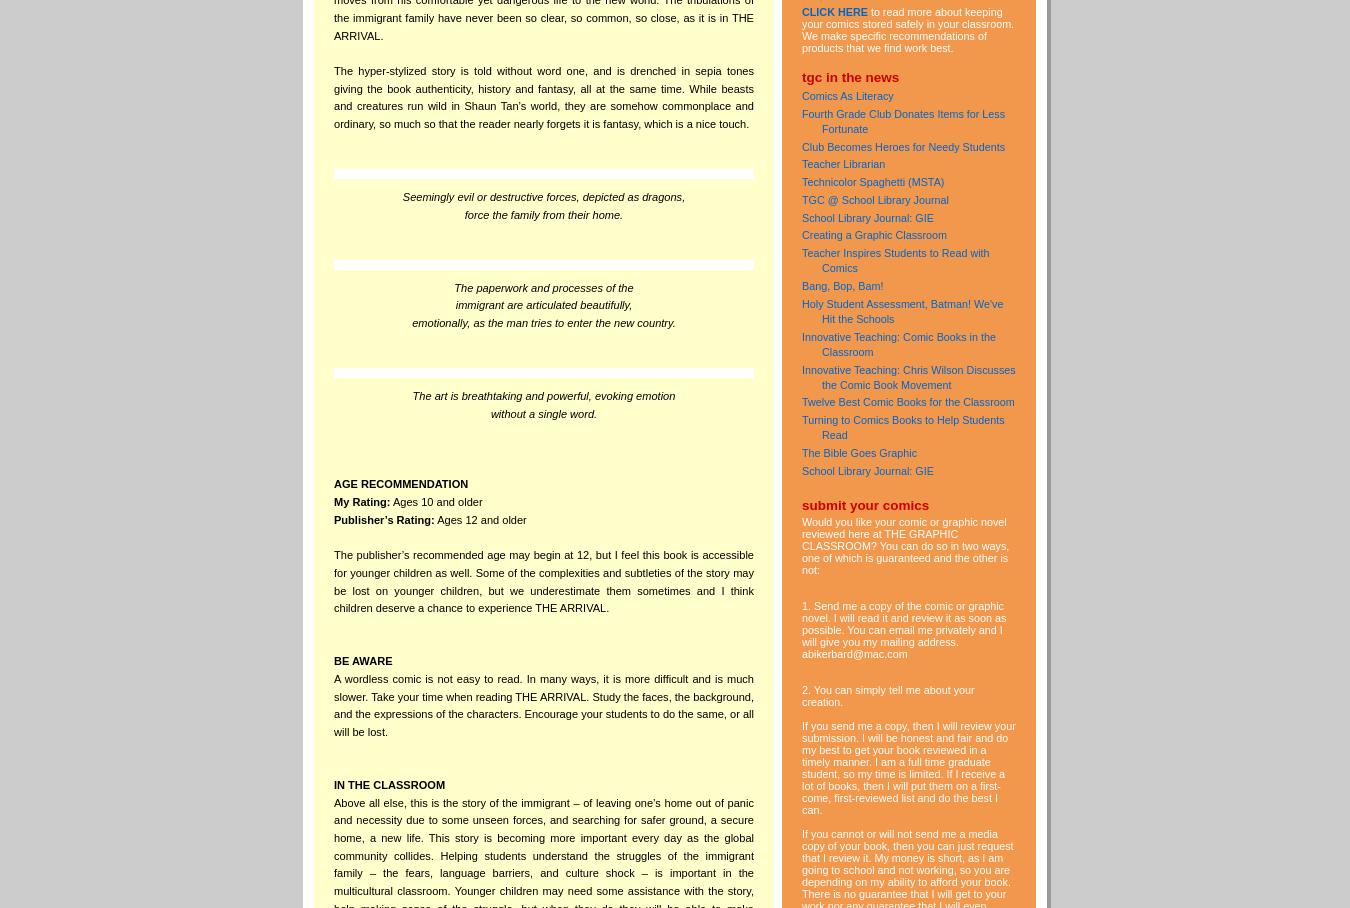  What do you see at coordinates (400, 482) in the screenshot?
I see `'AGE RECOMMENDATION'` at bounding box center [400, 482].